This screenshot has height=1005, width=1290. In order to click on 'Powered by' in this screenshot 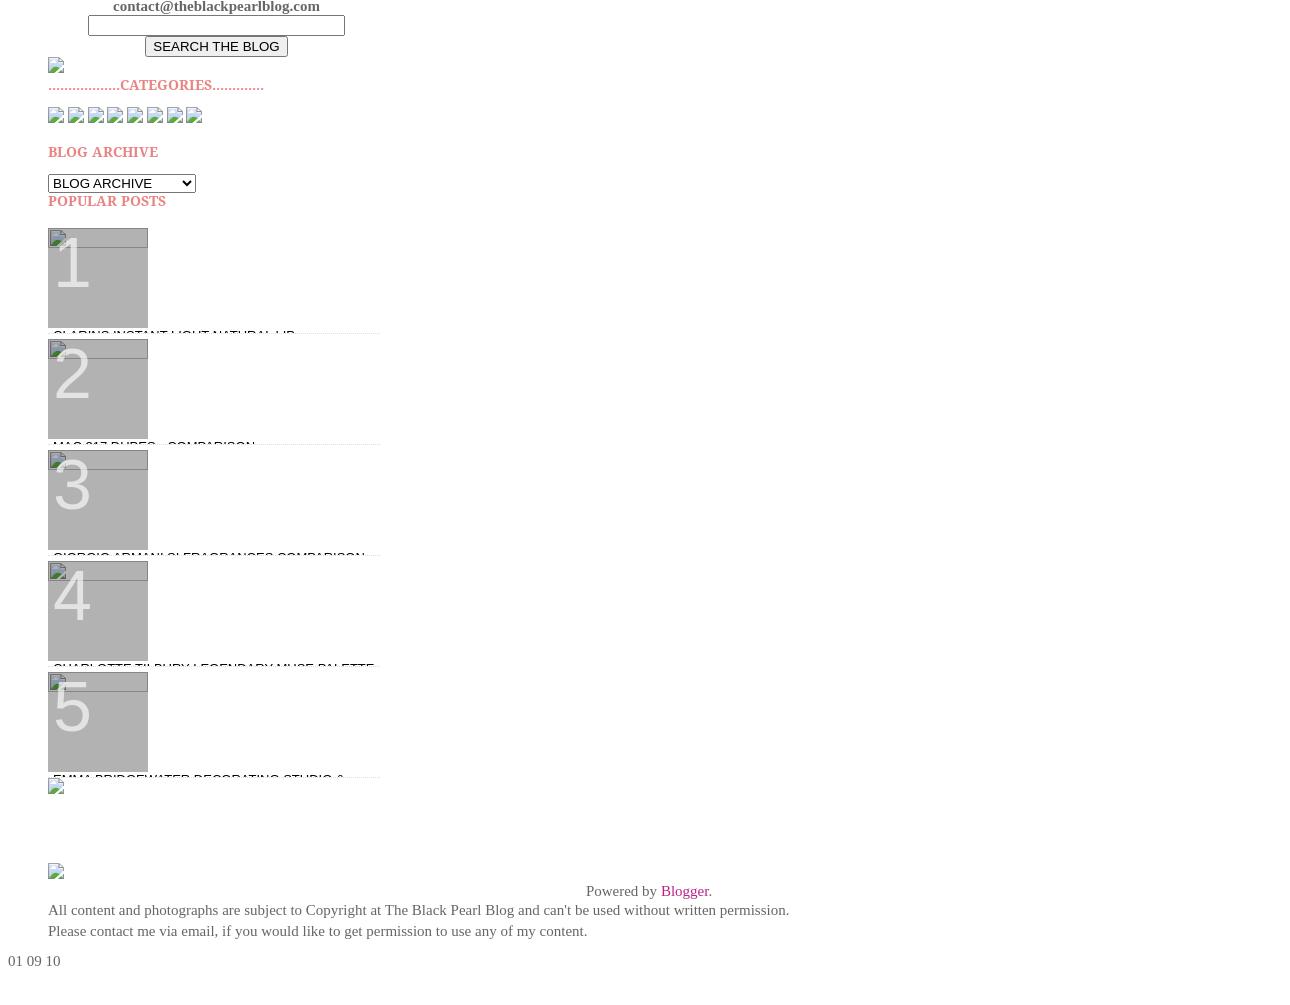, I will do `click(622, 889)`.